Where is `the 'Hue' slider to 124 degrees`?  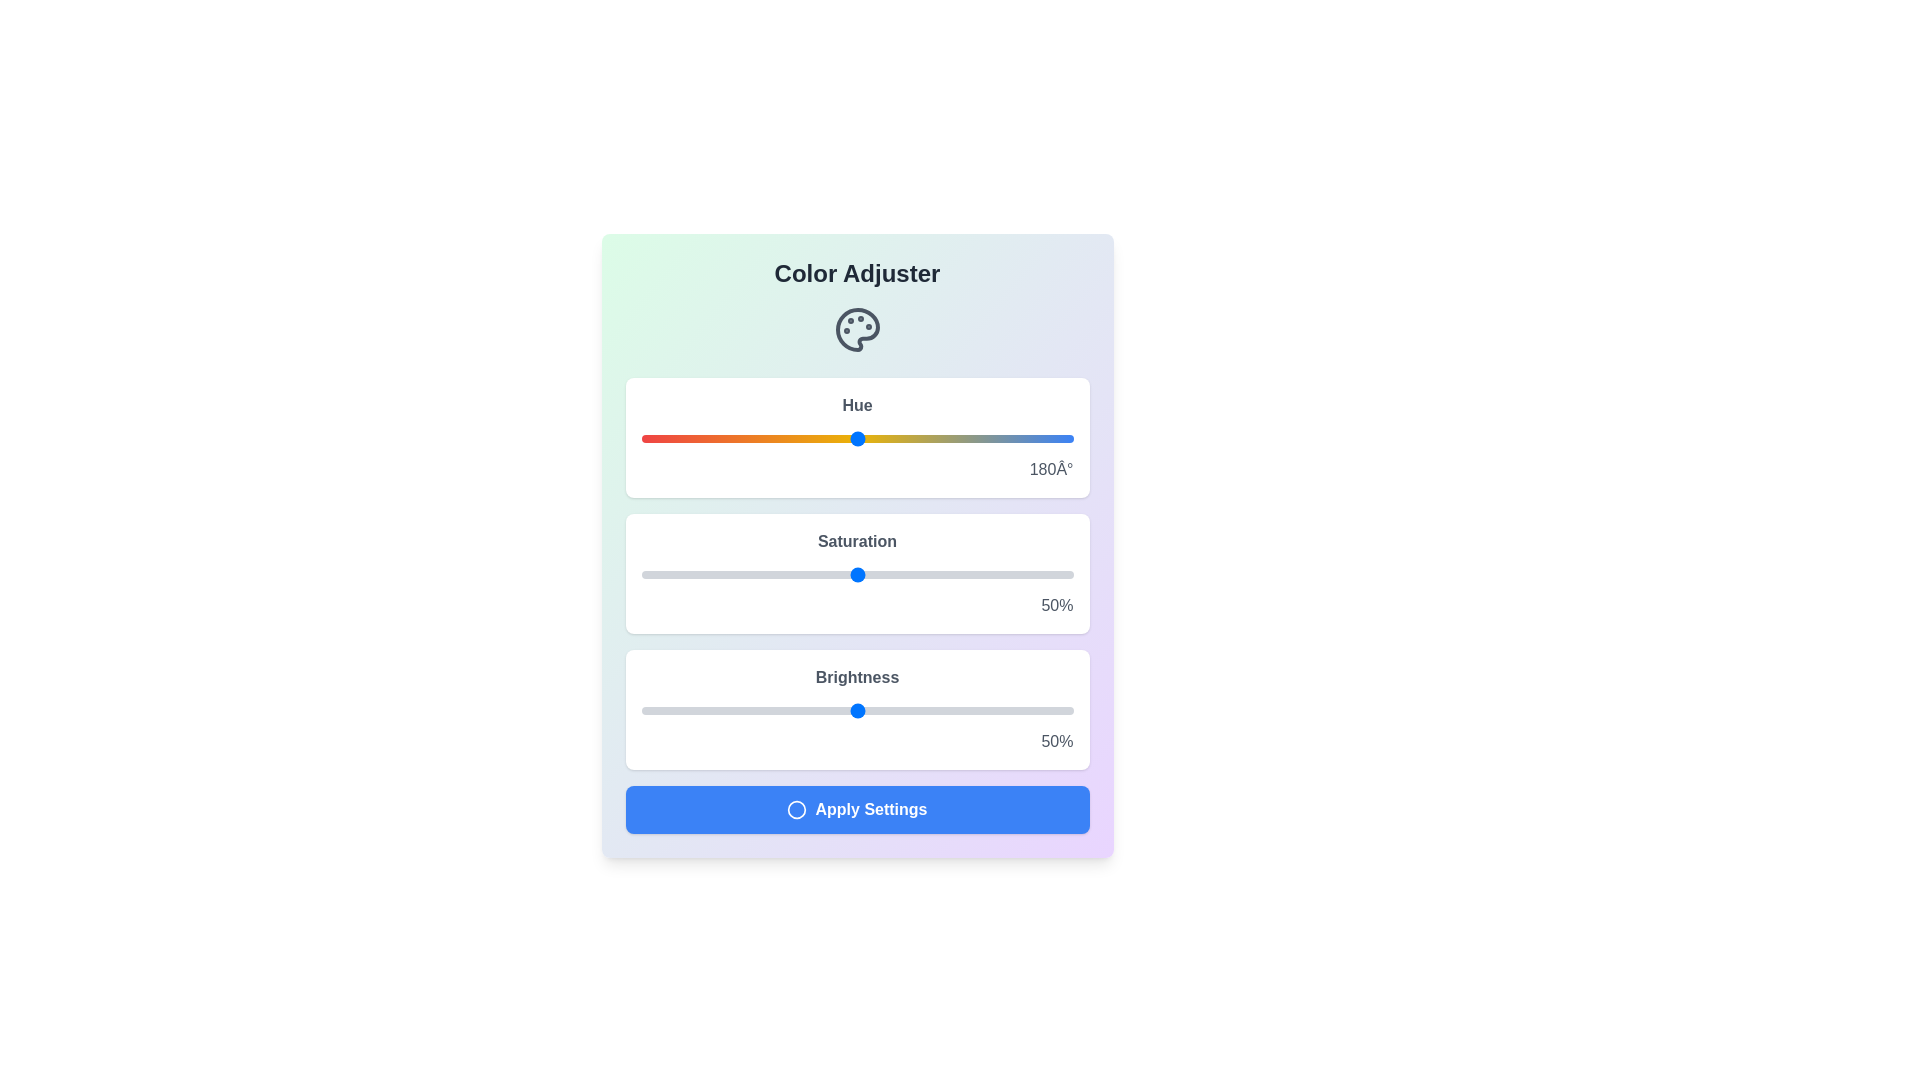 the 'Hue' slider to 124 degrees is located at coordinates (789, 438).